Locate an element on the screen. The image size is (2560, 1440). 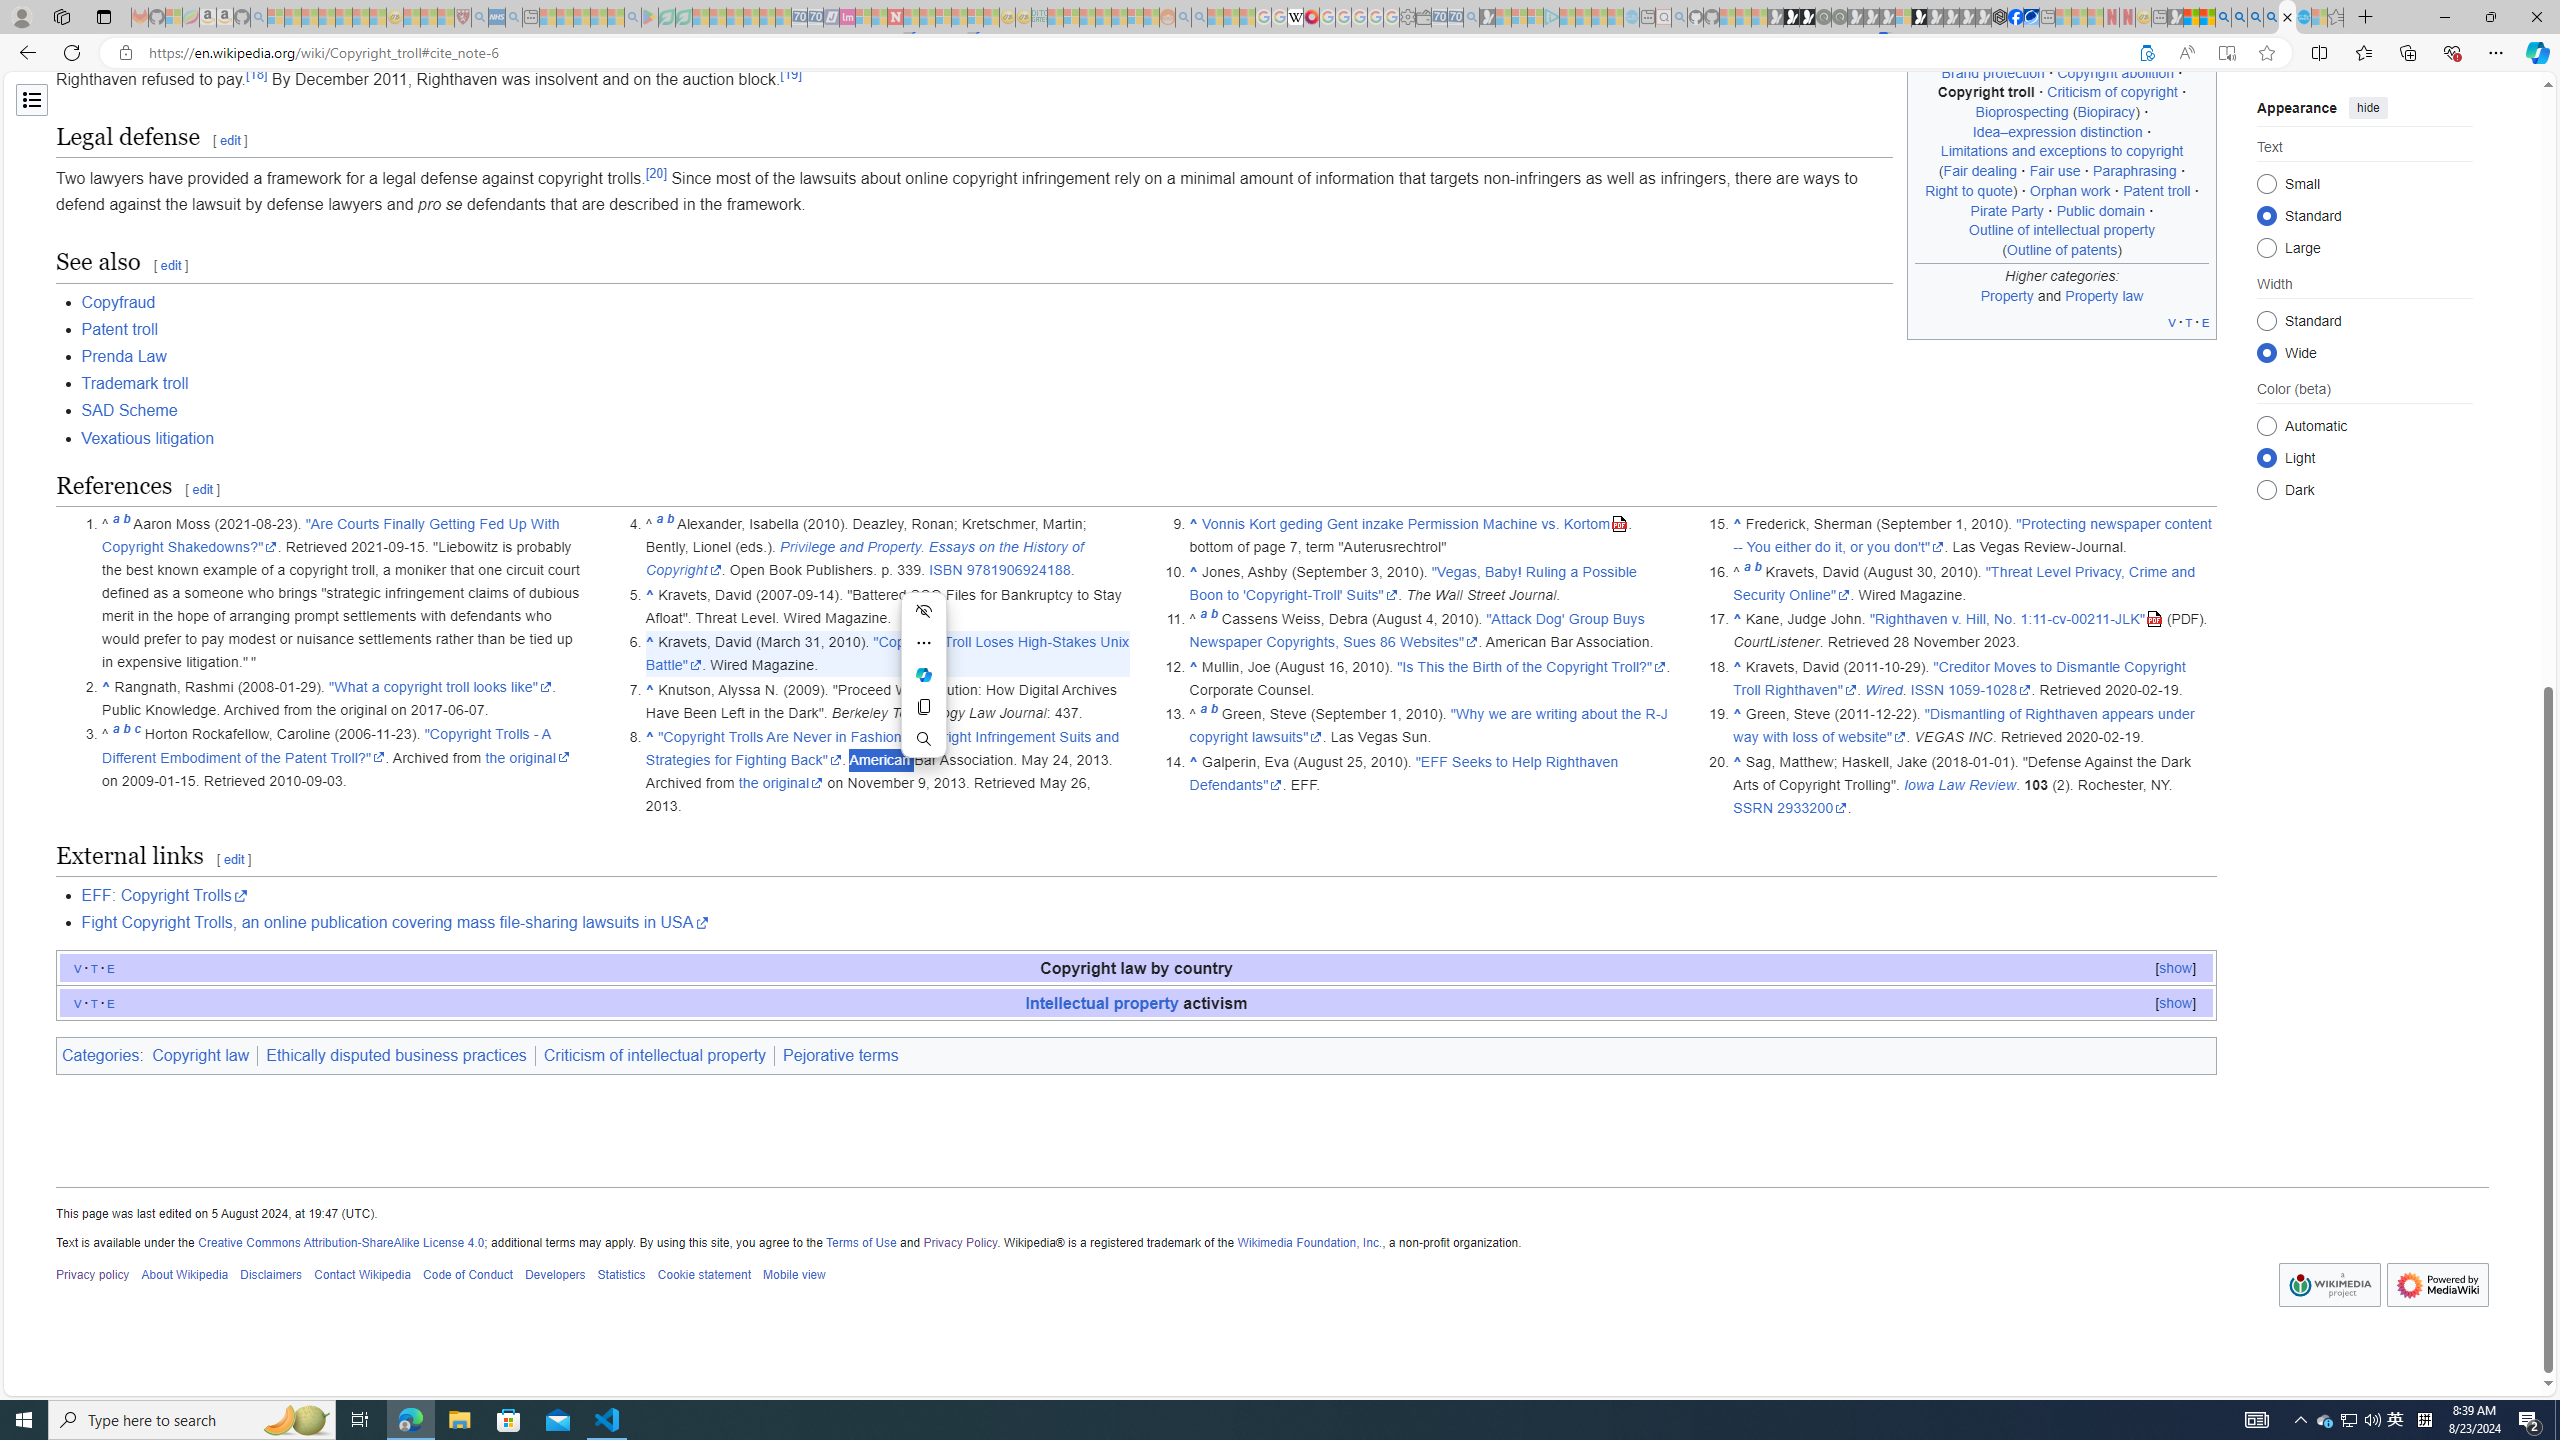
'Wide' is located at coordinates (2266, 352).